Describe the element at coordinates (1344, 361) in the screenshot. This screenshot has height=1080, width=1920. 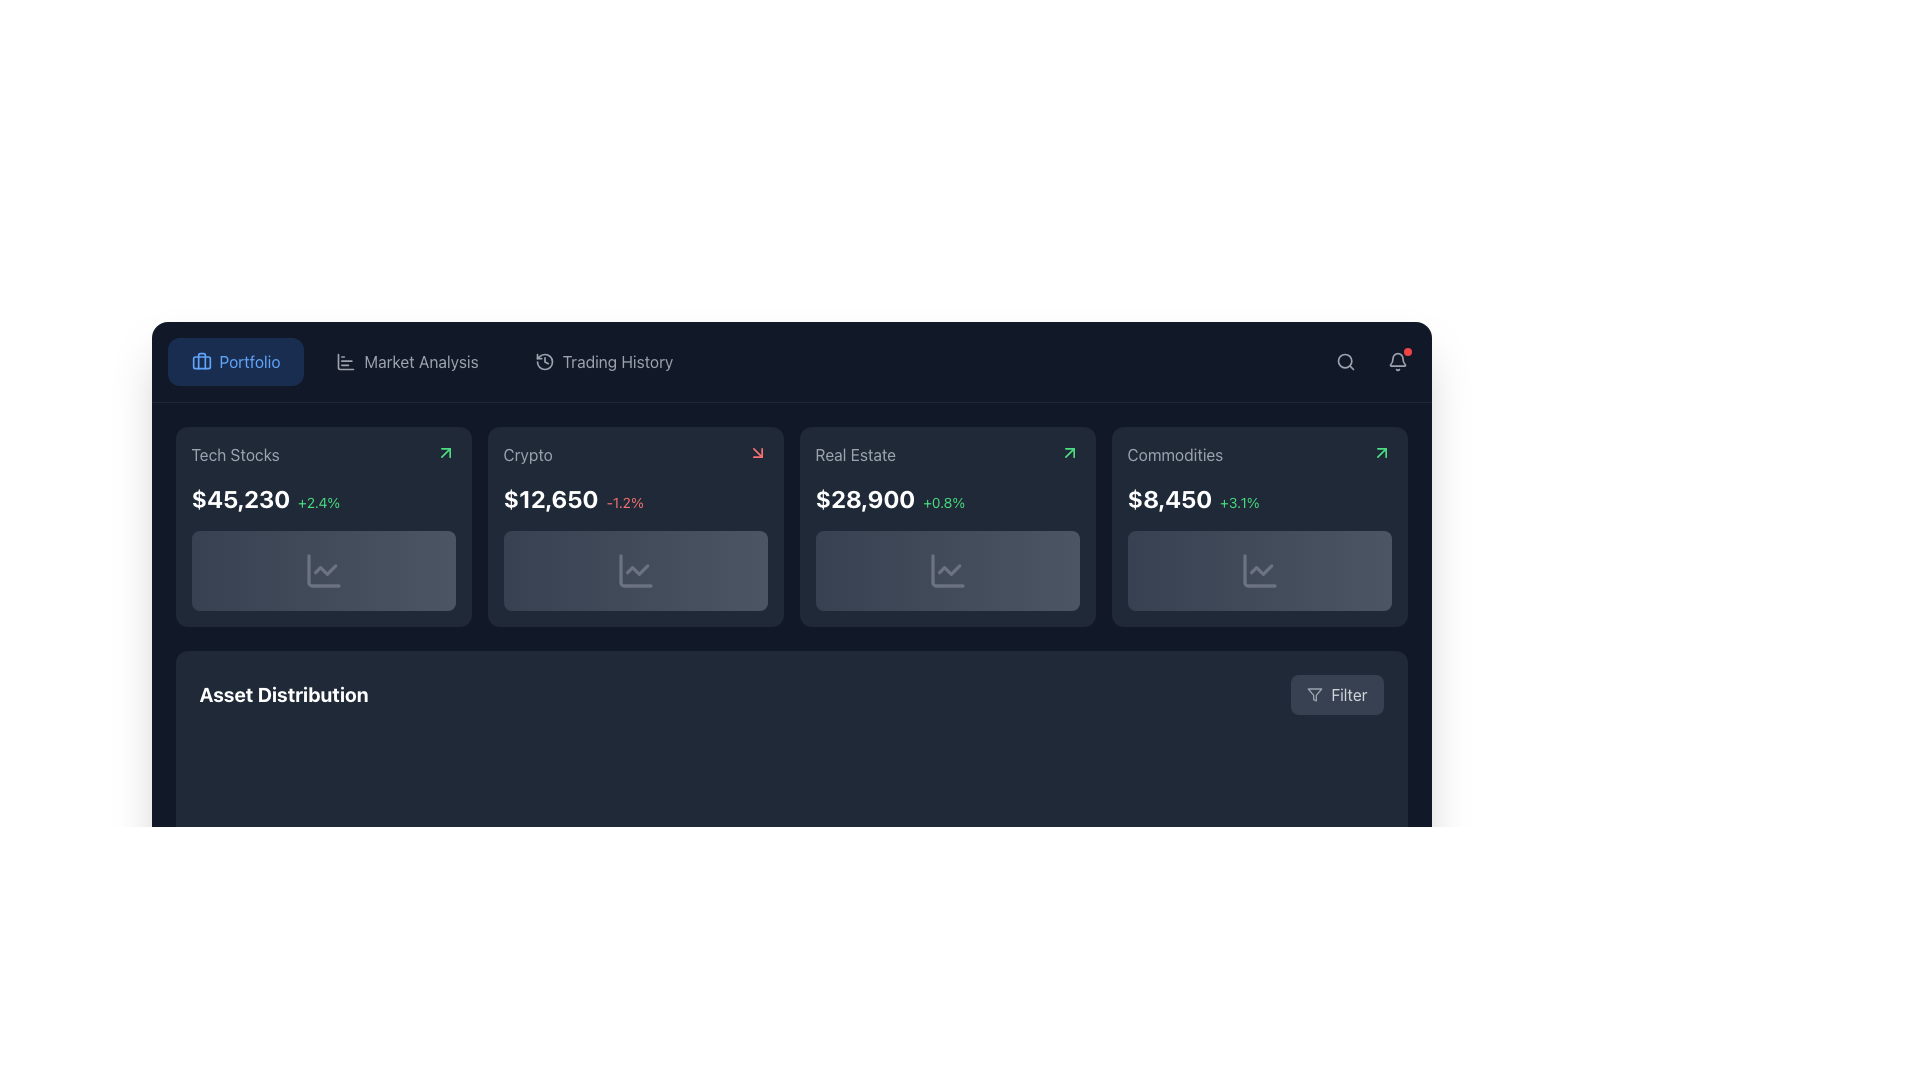
I see `the search icon located in the top-right corner of the interface, adjacent to the notification bell icon` at that location.